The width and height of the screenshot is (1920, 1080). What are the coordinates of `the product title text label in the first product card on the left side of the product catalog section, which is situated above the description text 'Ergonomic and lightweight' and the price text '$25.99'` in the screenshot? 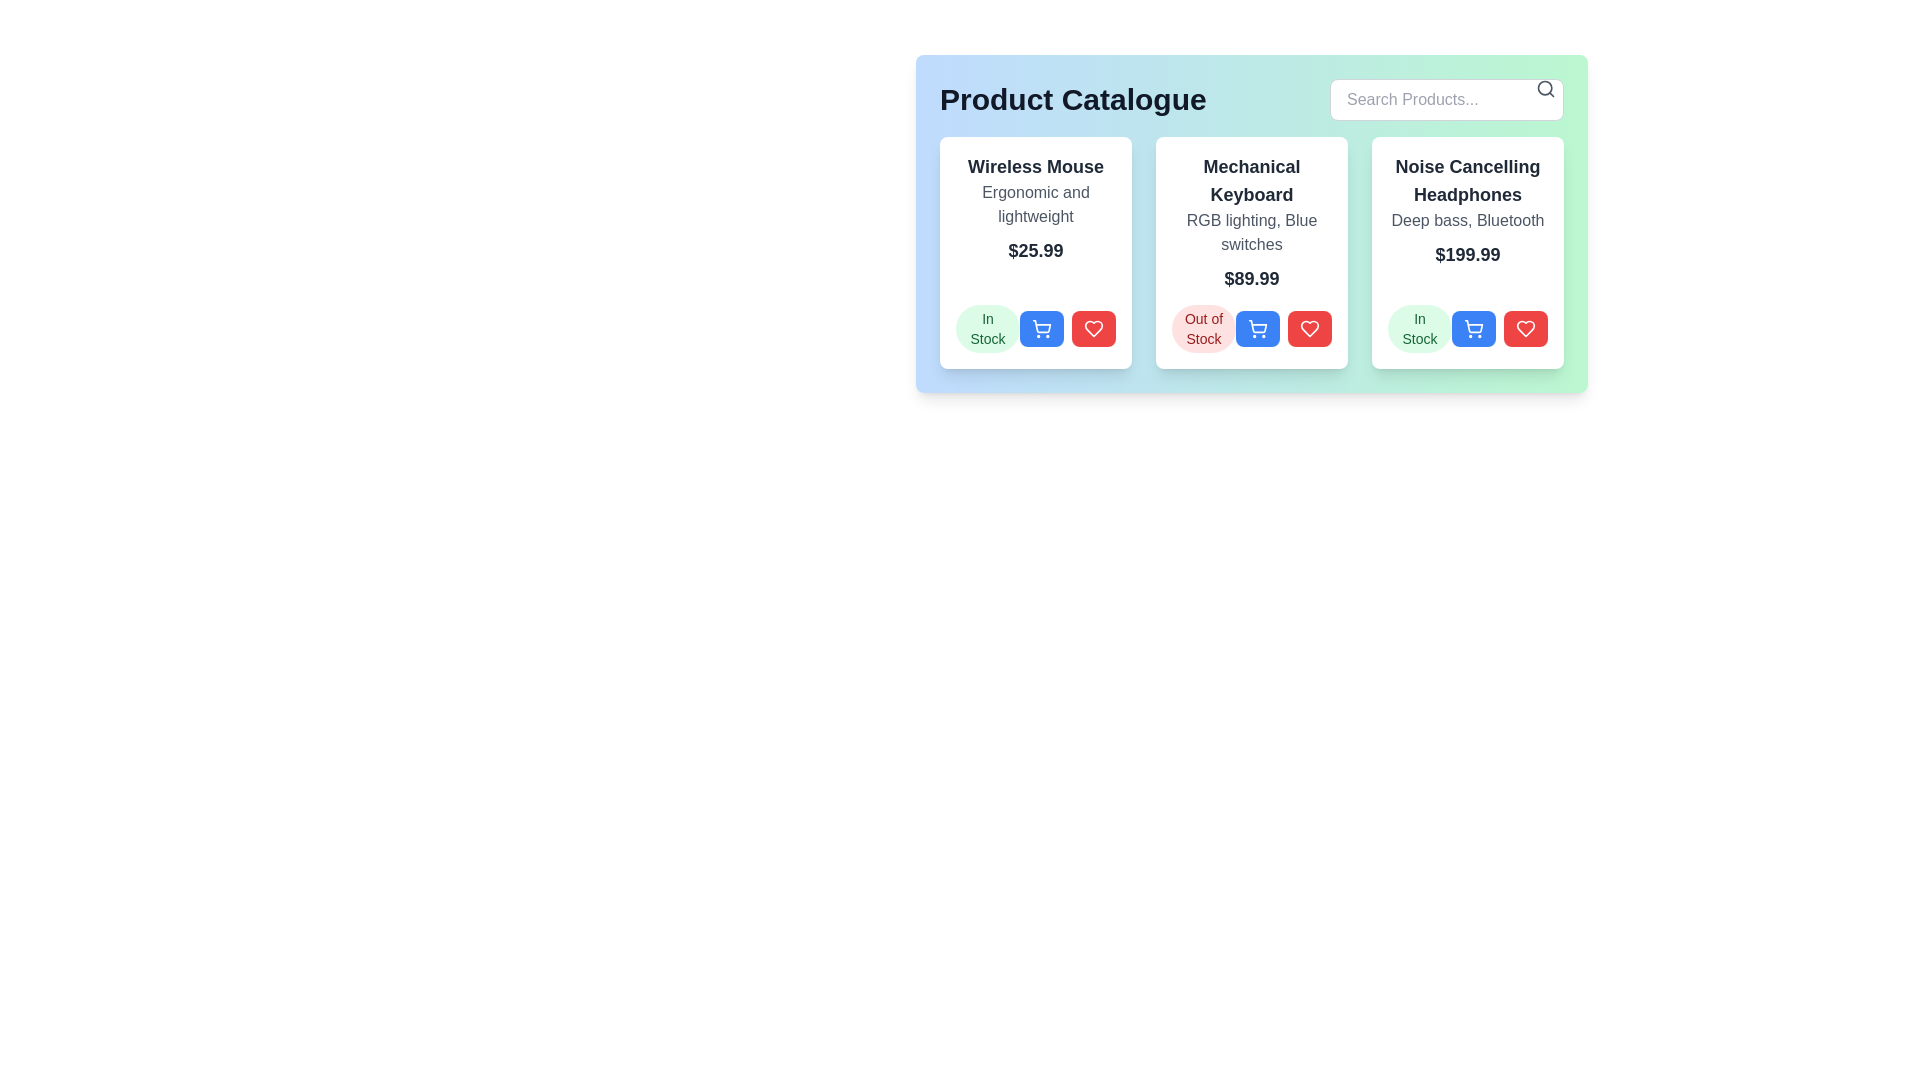 It's located at (1036, 165).